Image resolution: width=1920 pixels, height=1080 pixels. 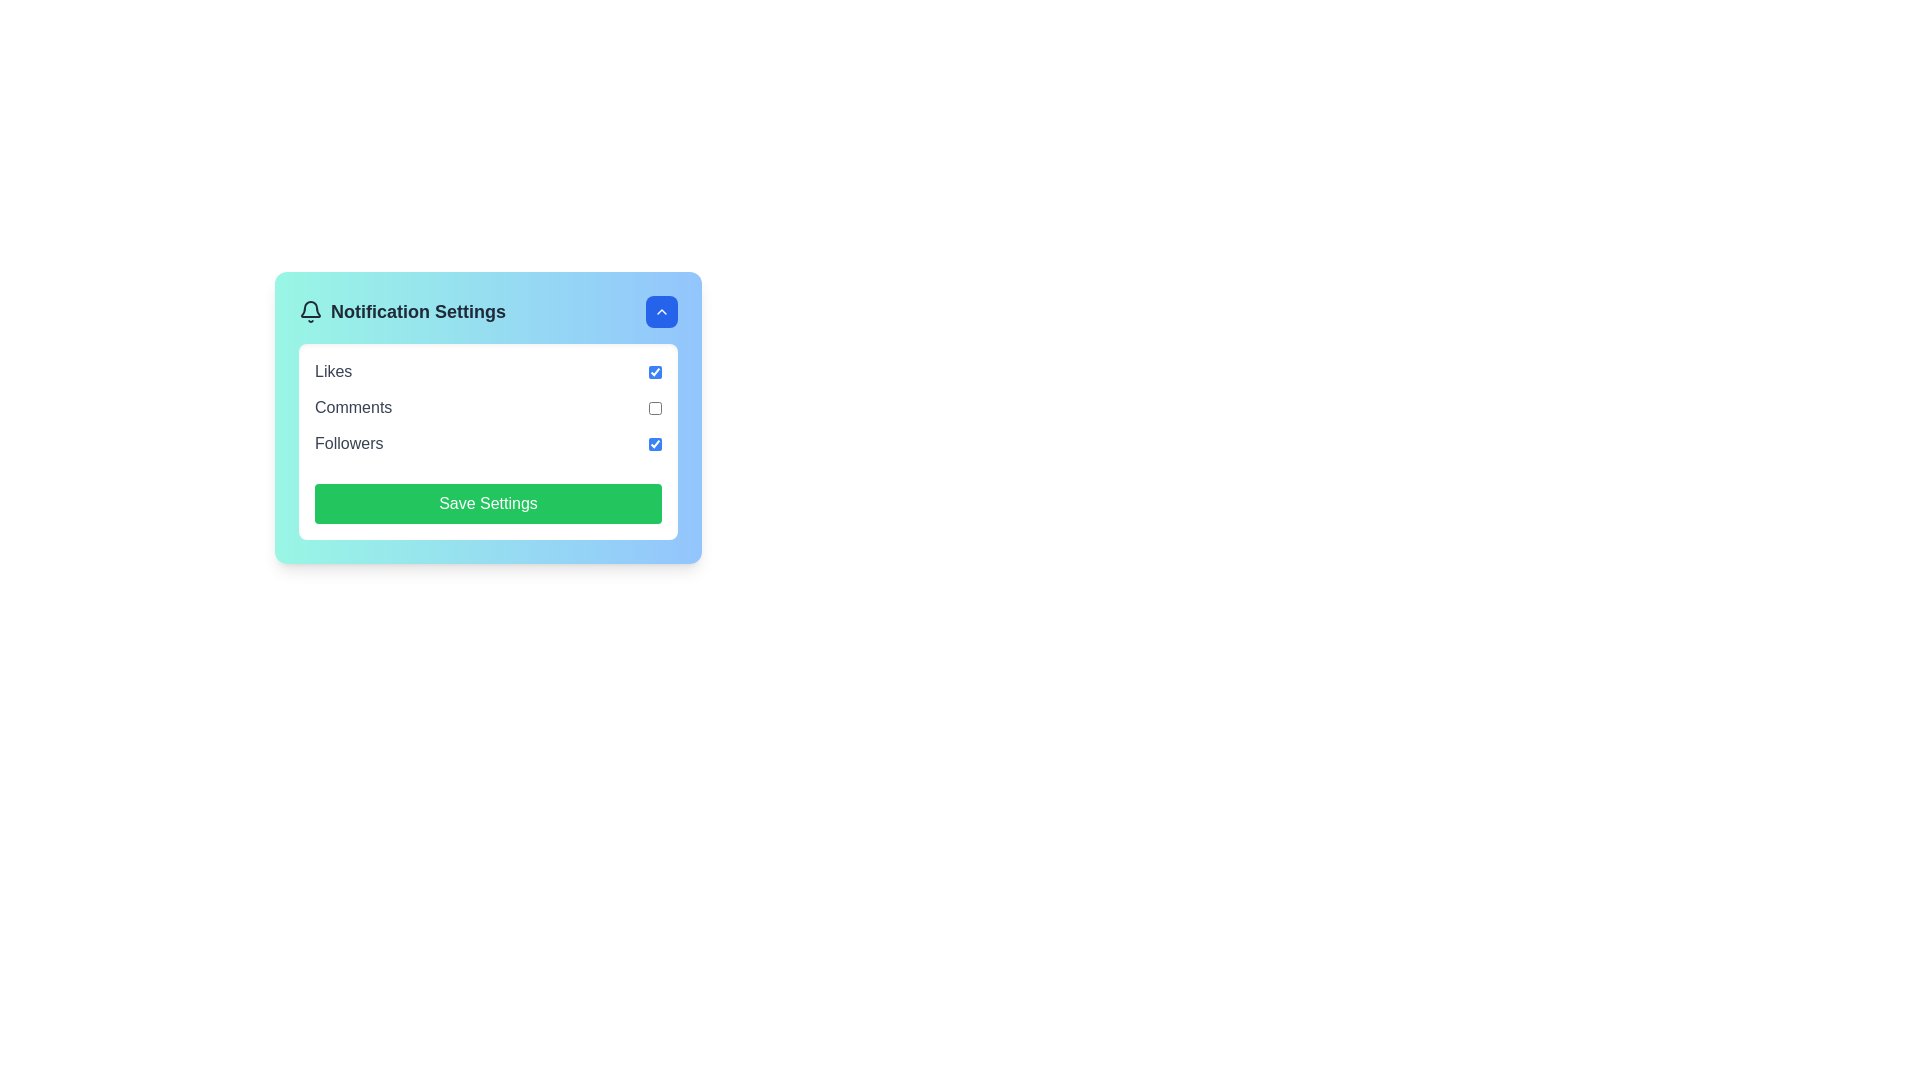 I want to click on text from the 'Followers' label, which is a dark gray, capitalized text located in the settings panel, below the 'Comments' label, so click(x=349, y=442).